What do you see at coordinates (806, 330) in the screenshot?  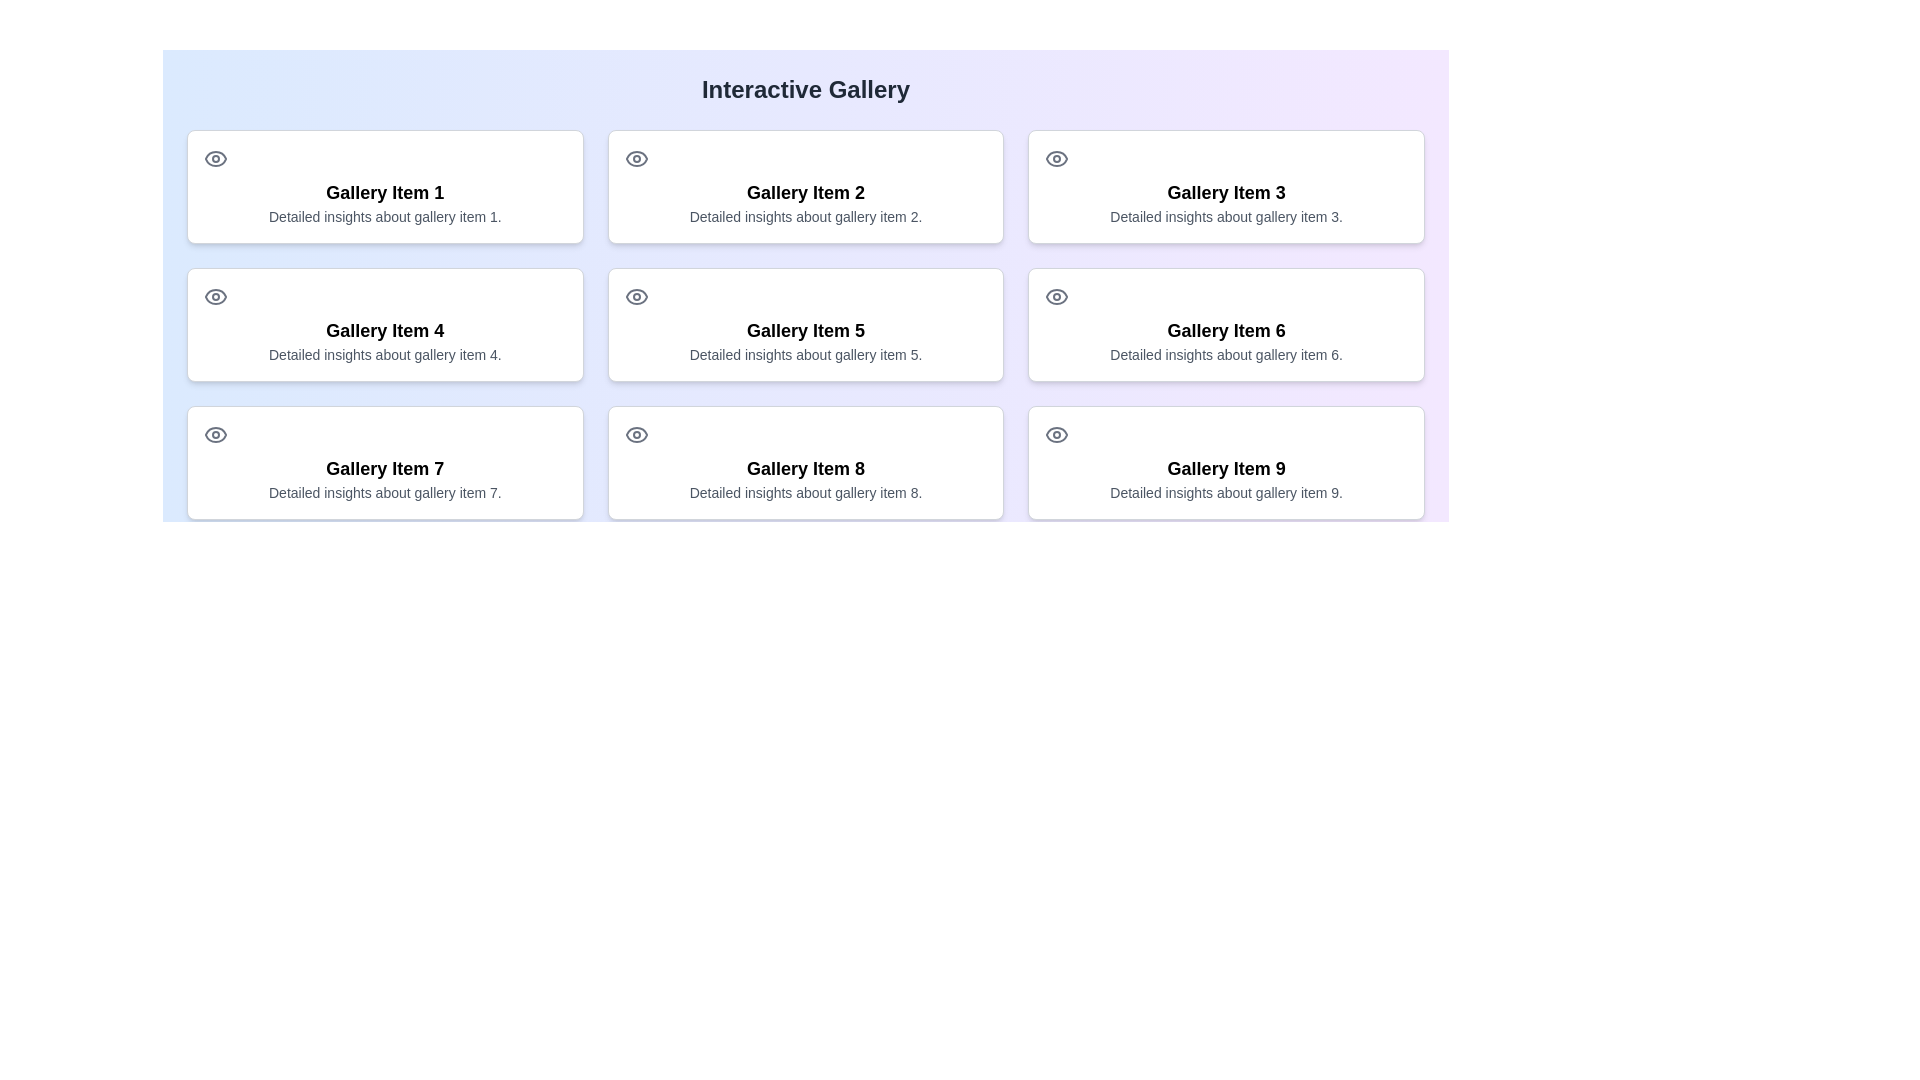 I see `the static text label that serves as the title of a gallery item, located in the middle-center of the grid structure` at bounding box center [806, 330].